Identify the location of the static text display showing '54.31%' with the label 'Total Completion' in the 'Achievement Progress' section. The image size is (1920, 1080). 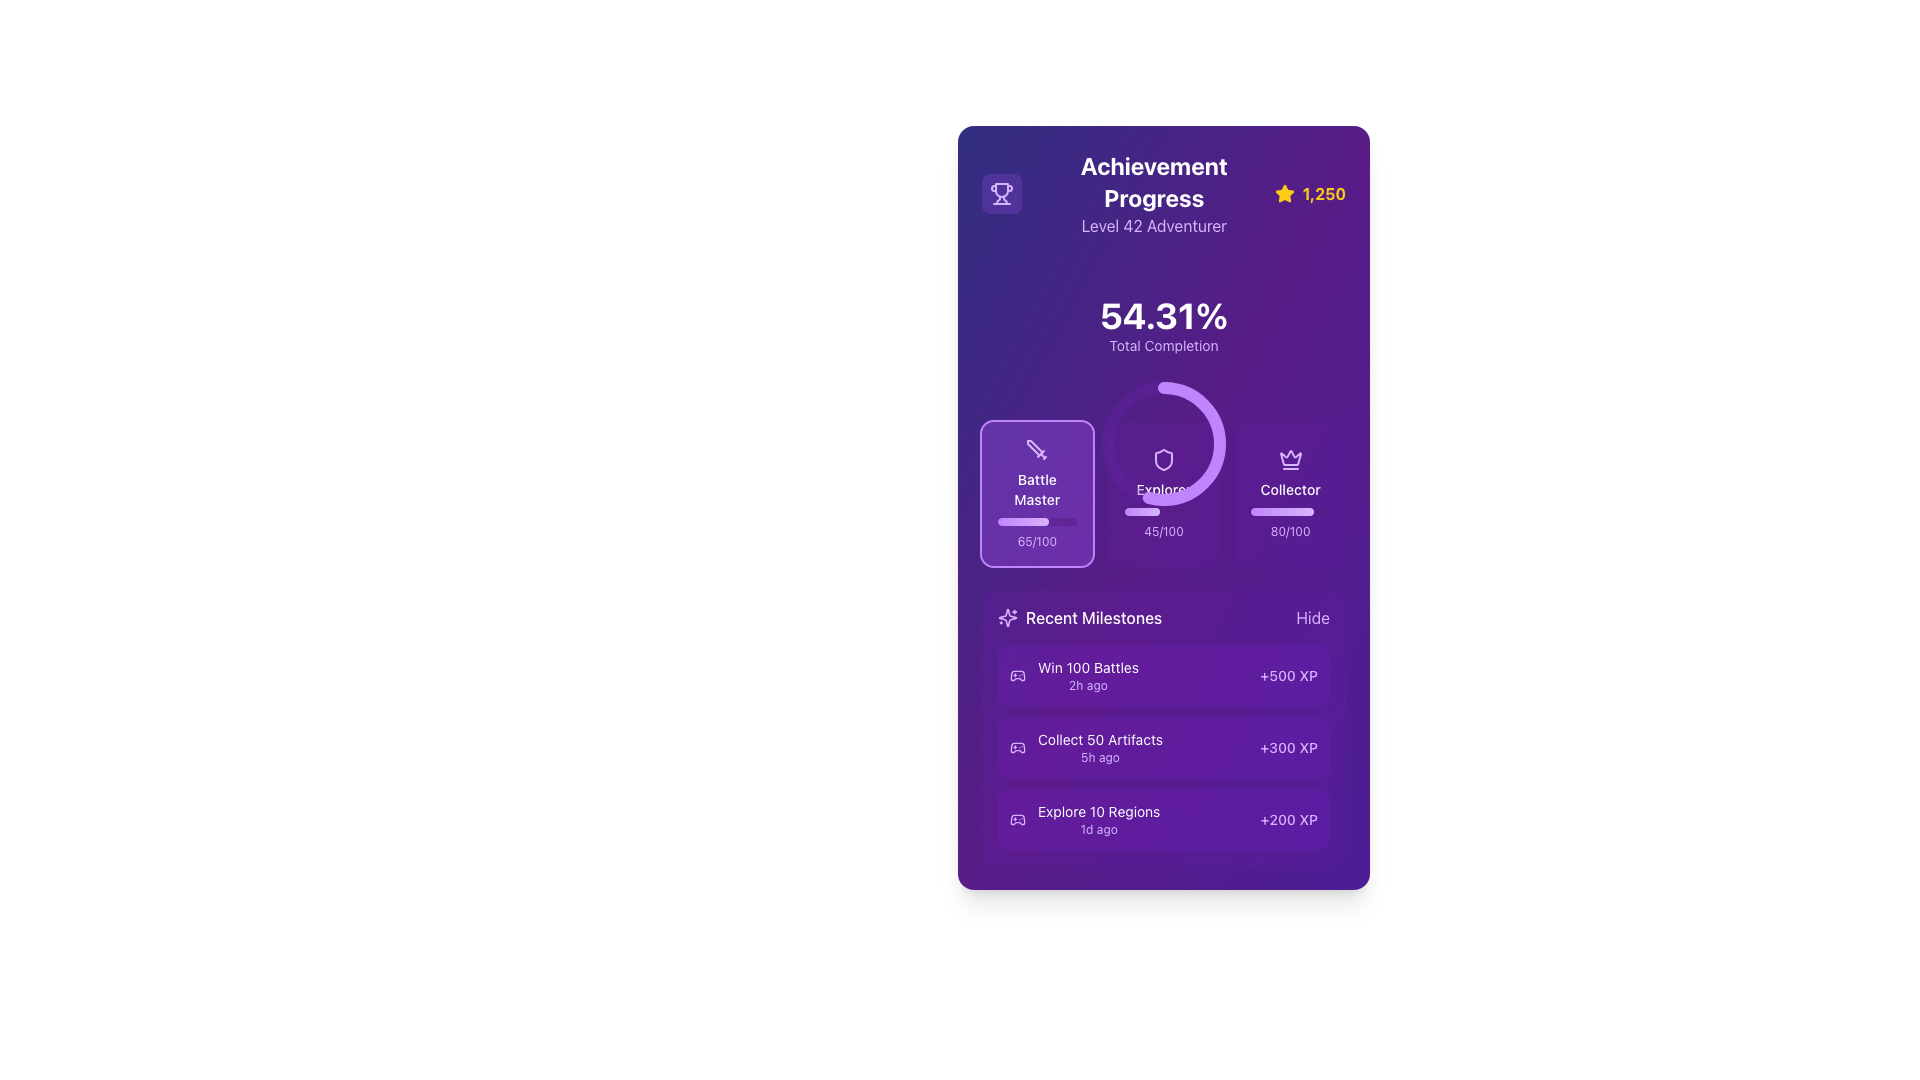
(1163, 325).